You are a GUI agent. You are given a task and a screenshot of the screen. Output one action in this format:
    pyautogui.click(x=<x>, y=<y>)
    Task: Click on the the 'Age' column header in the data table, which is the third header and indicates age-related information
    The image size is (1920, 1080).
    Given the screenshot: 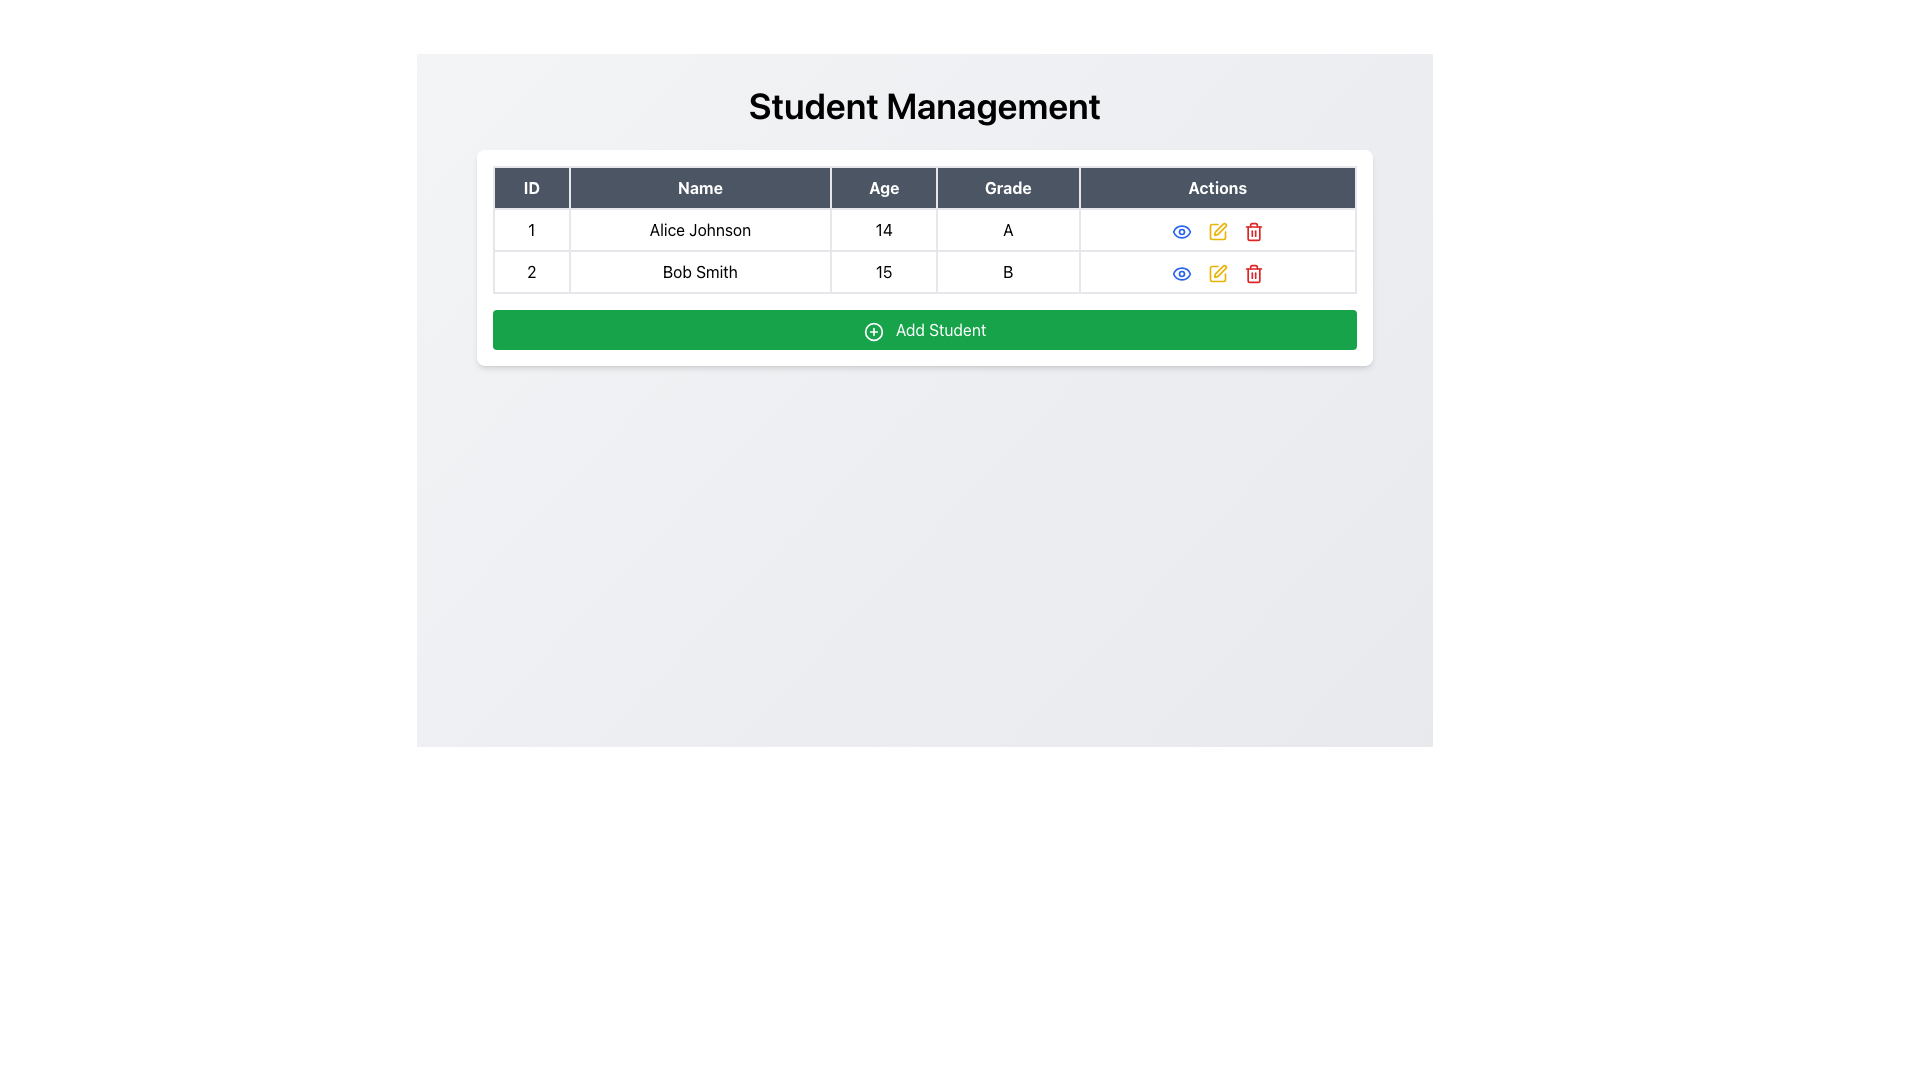 What is the action you would take?
    pyautogui.click(x=883, y=188)
    